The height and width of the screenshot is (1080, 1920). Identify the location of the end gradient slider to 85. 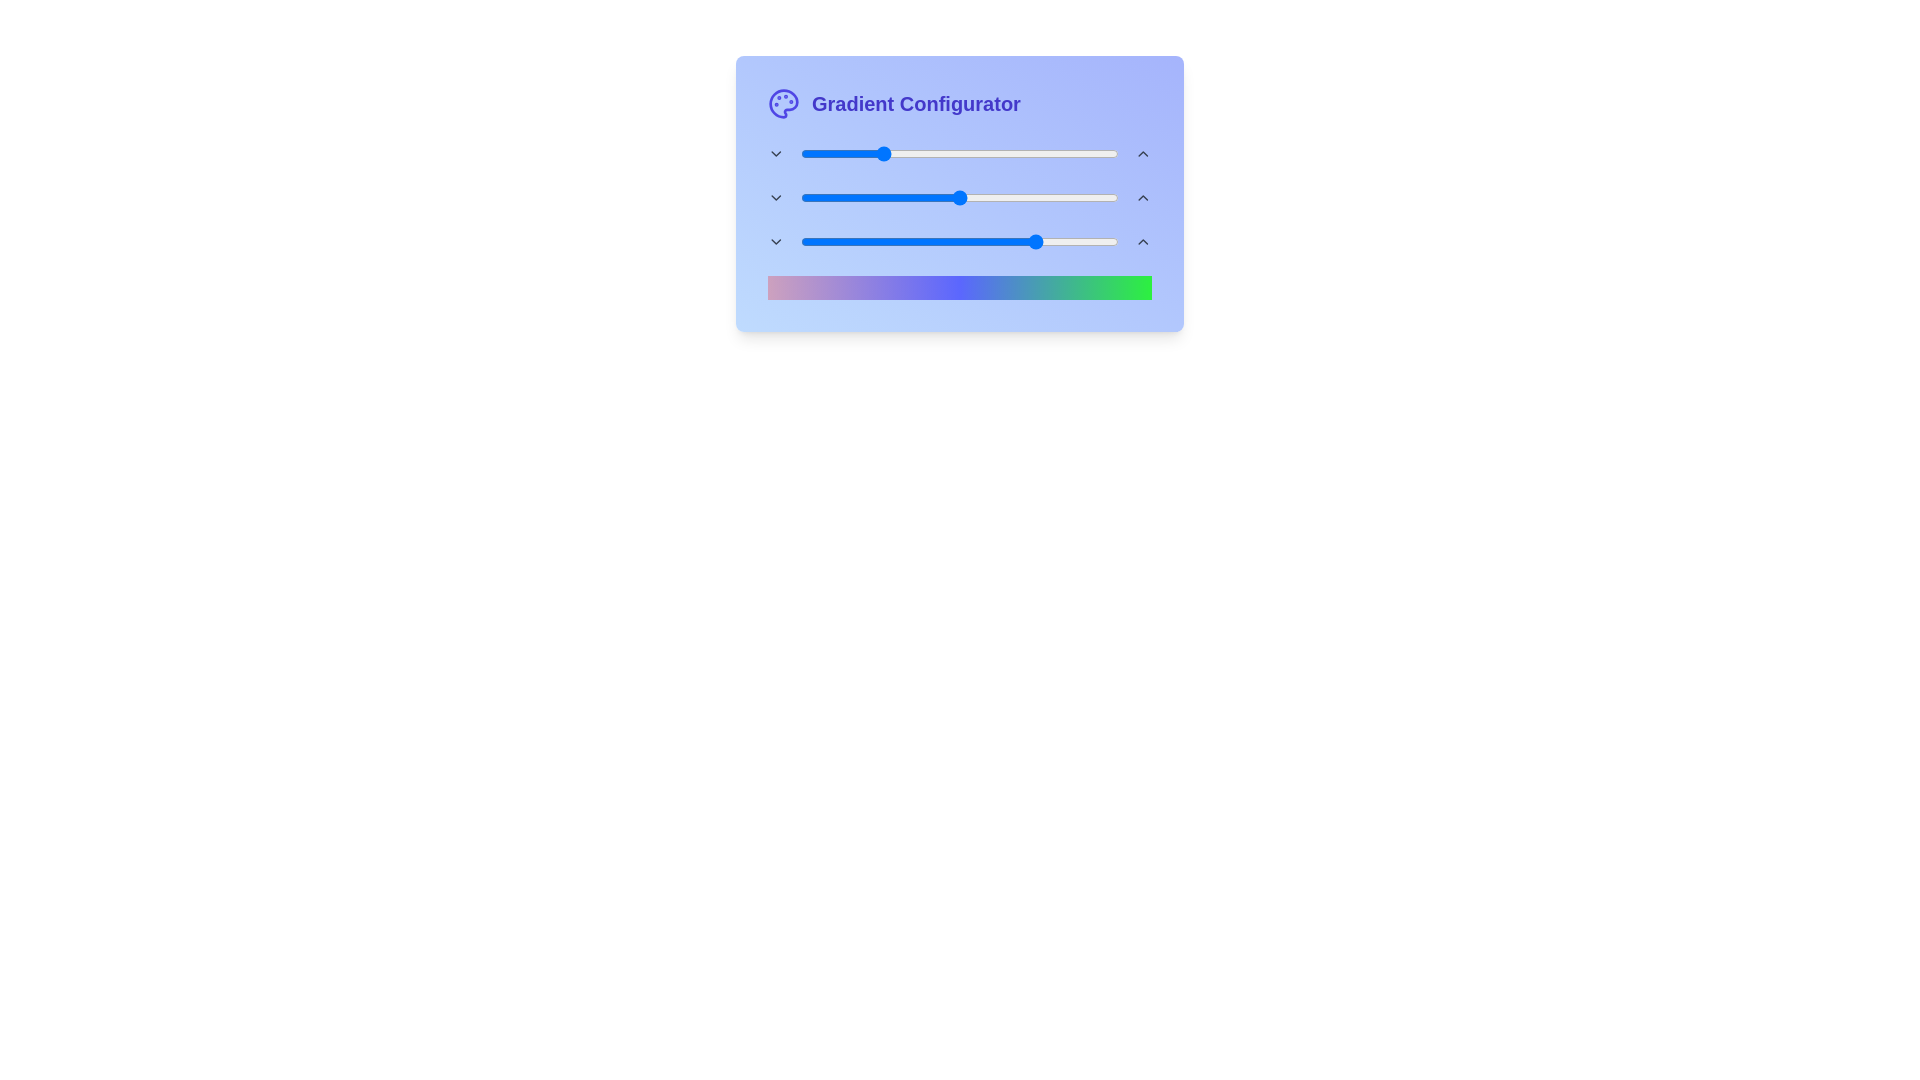
(1070, 241).